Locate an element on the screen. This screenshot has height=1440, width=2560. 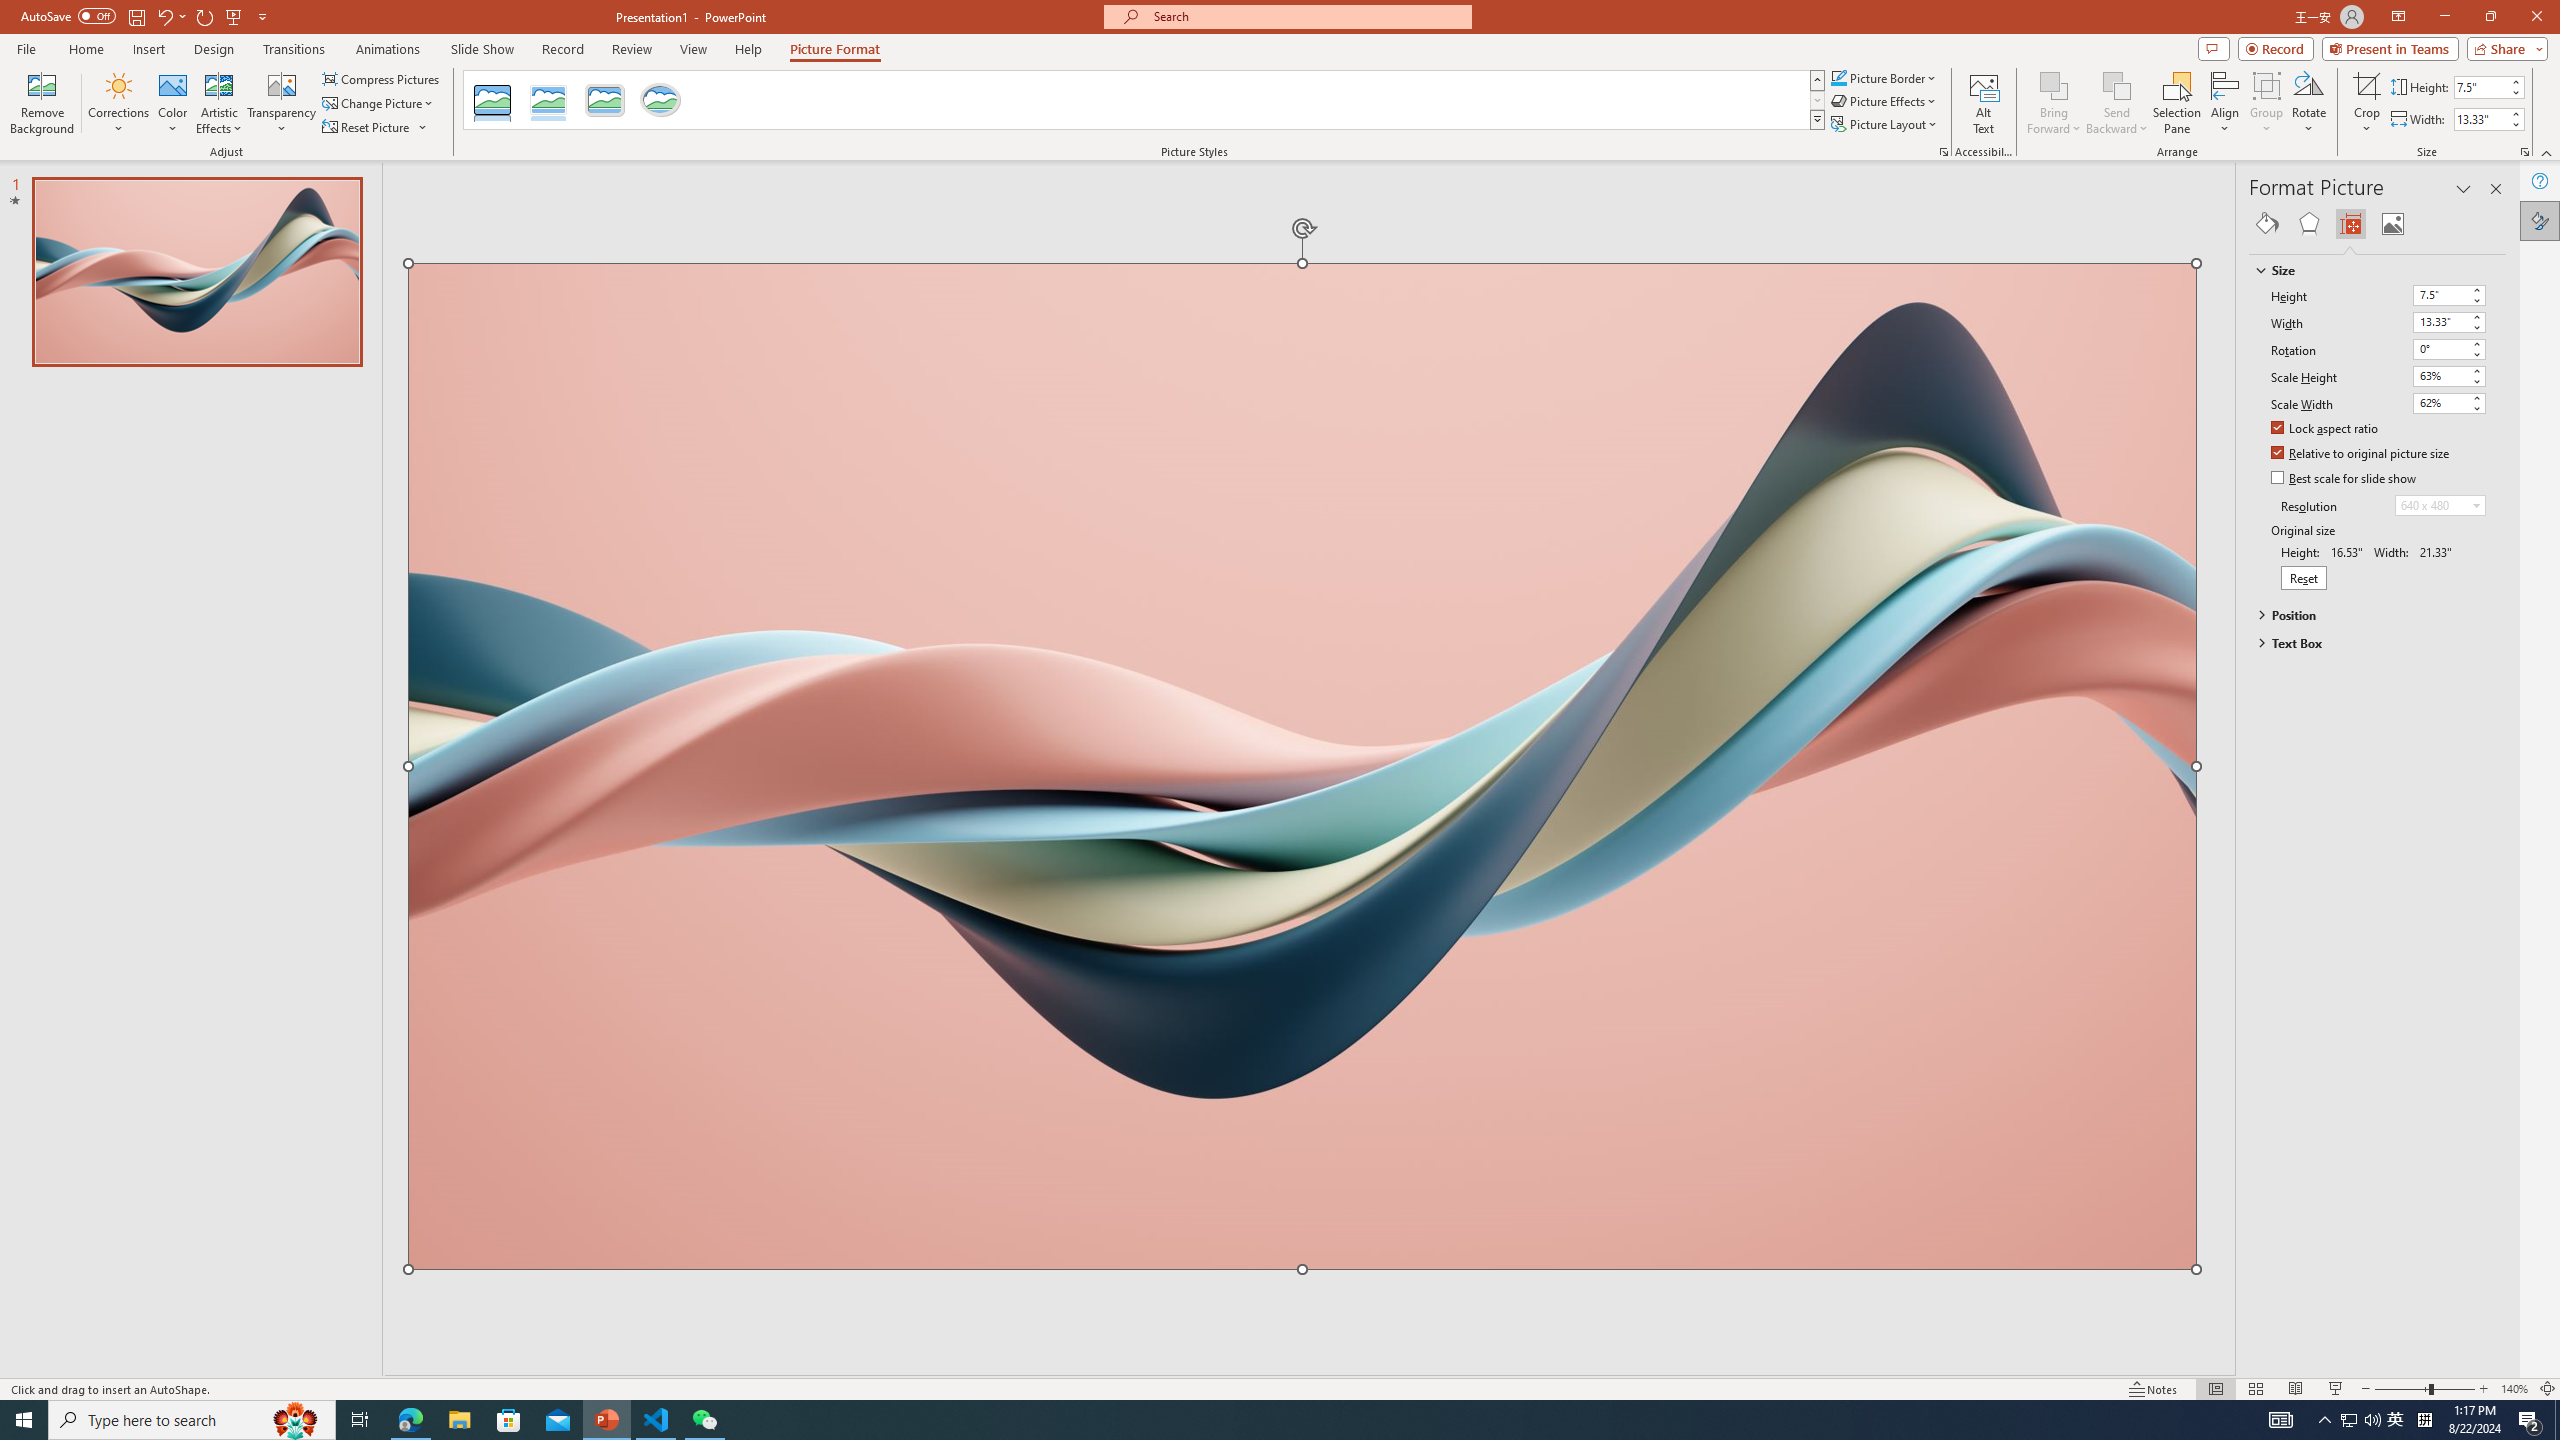
'Rotate' is located at coordinates (2308, 103).